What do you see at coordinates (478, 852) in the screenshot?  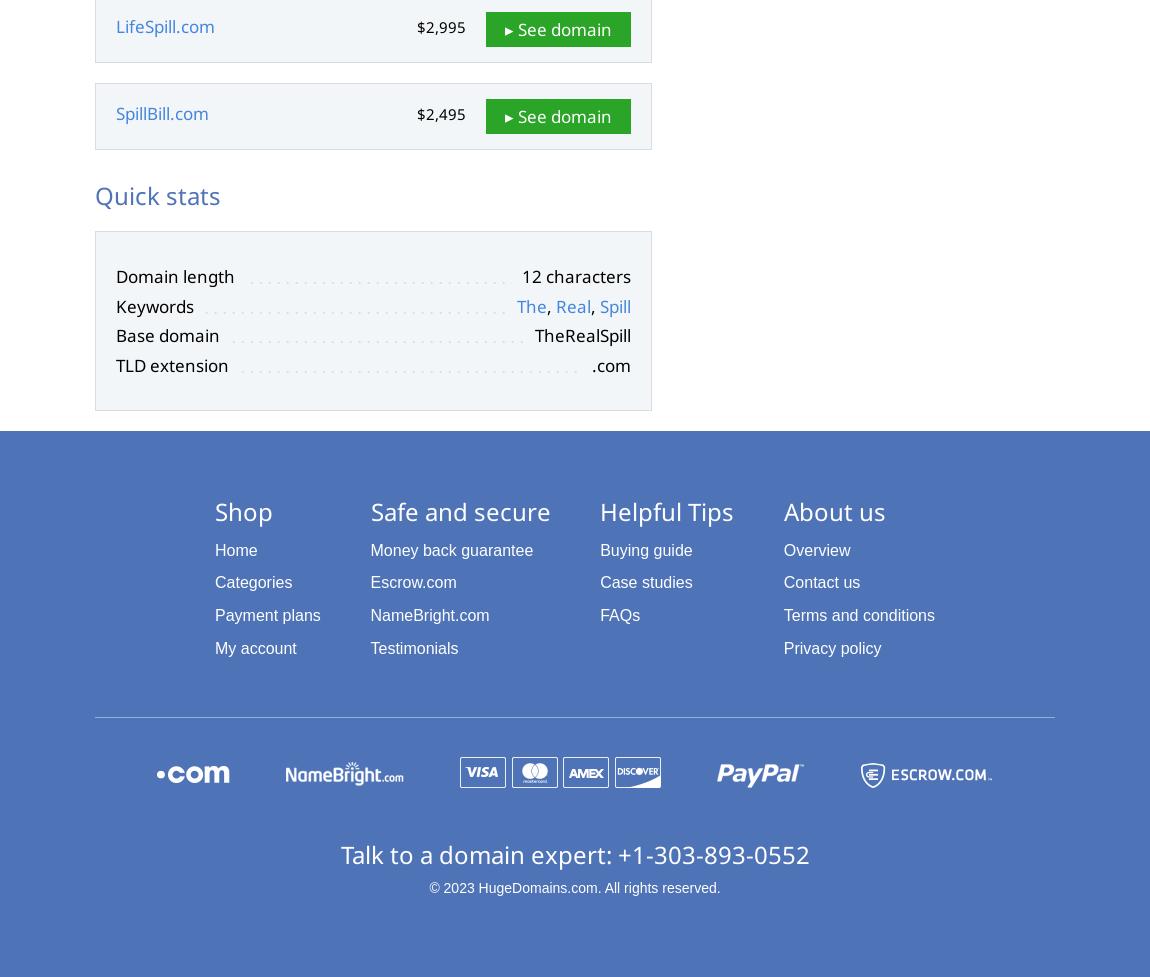 I see `'Talk to a domain expert:'` at bounding box center [478, 852].